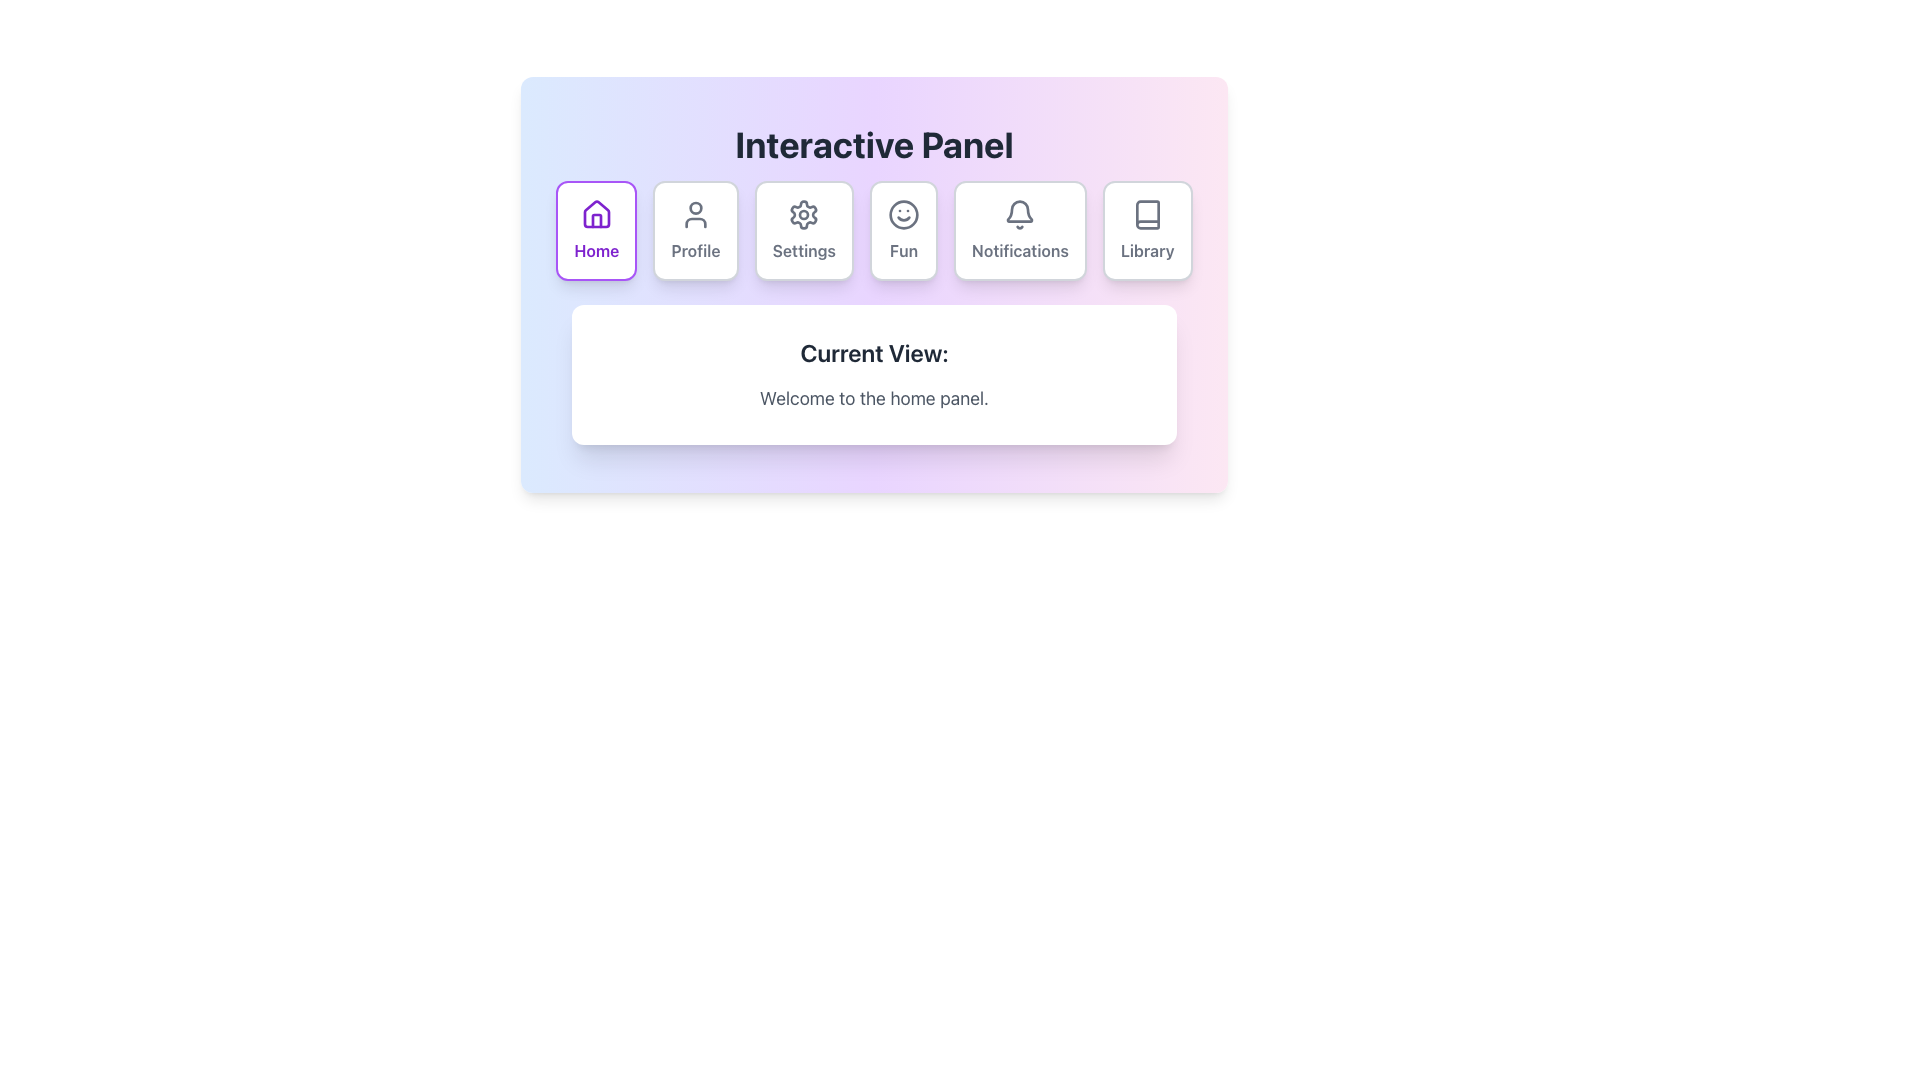 Image resolution: width=1920 pixels, height=1080 pixels. I want to click on the Static Text Label that reads 'Current View:' styled in large, bold, semibold gray text, located at the top of a white rounded panel, so click(874, 352).